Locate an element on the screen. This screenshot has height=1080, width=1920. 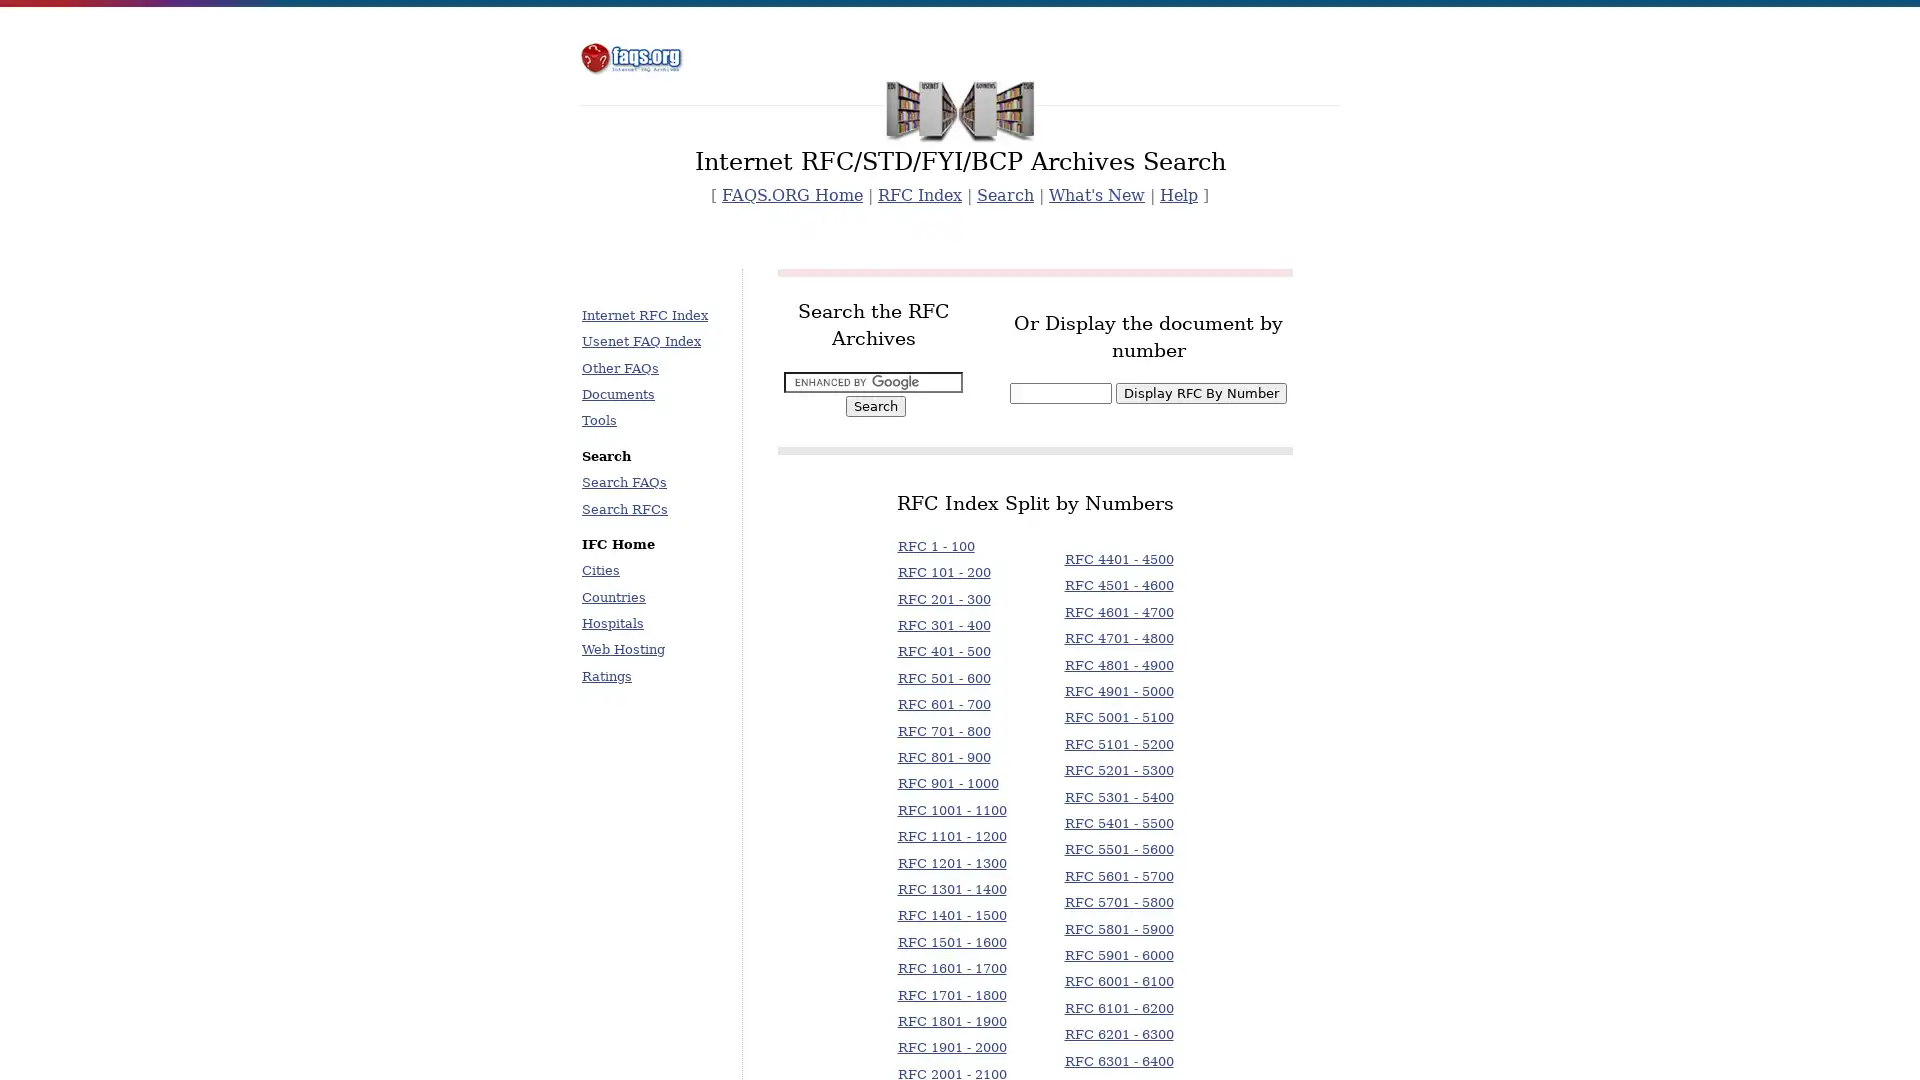
Search is located at coordinates (875, 405).